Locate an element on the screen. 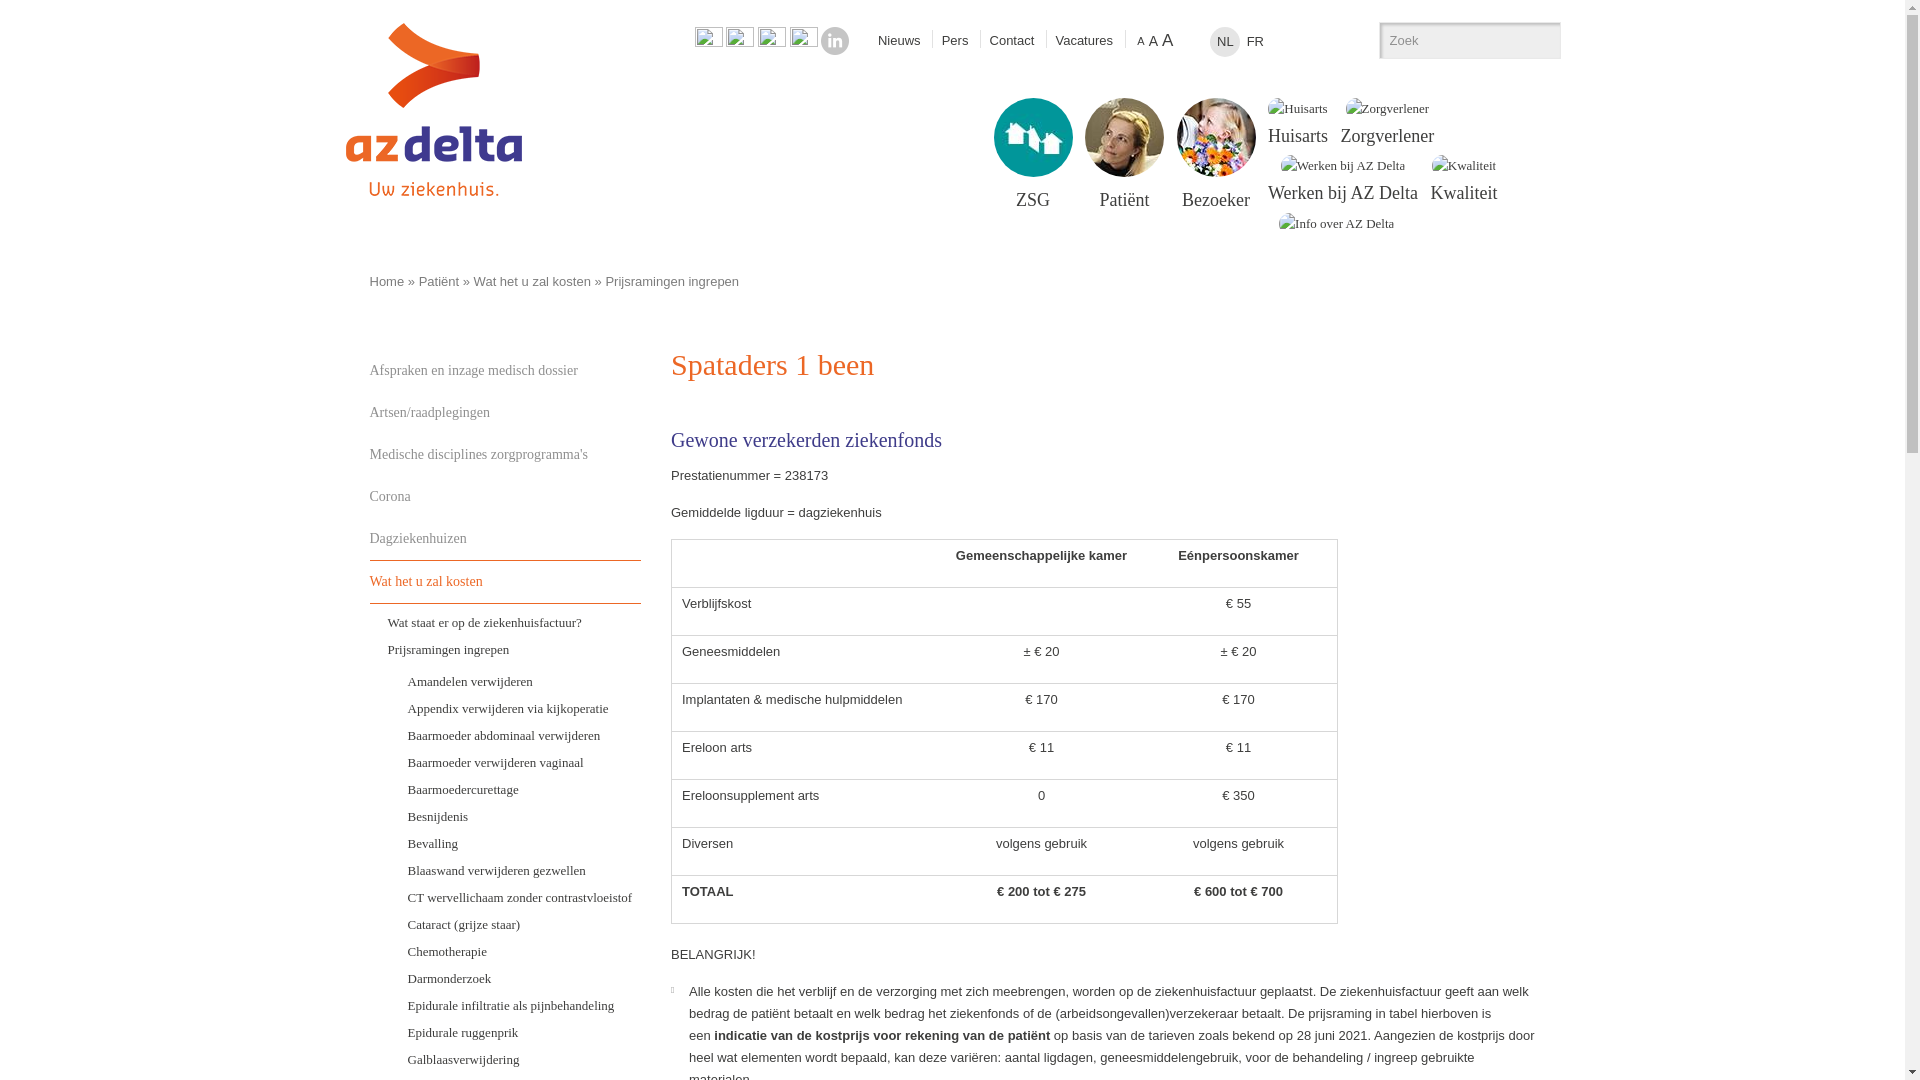 Image resolution: width=1920 pixels, height=1080 pixels. 'Cataract (grijze staar)' is located at coordinates (515, 923).